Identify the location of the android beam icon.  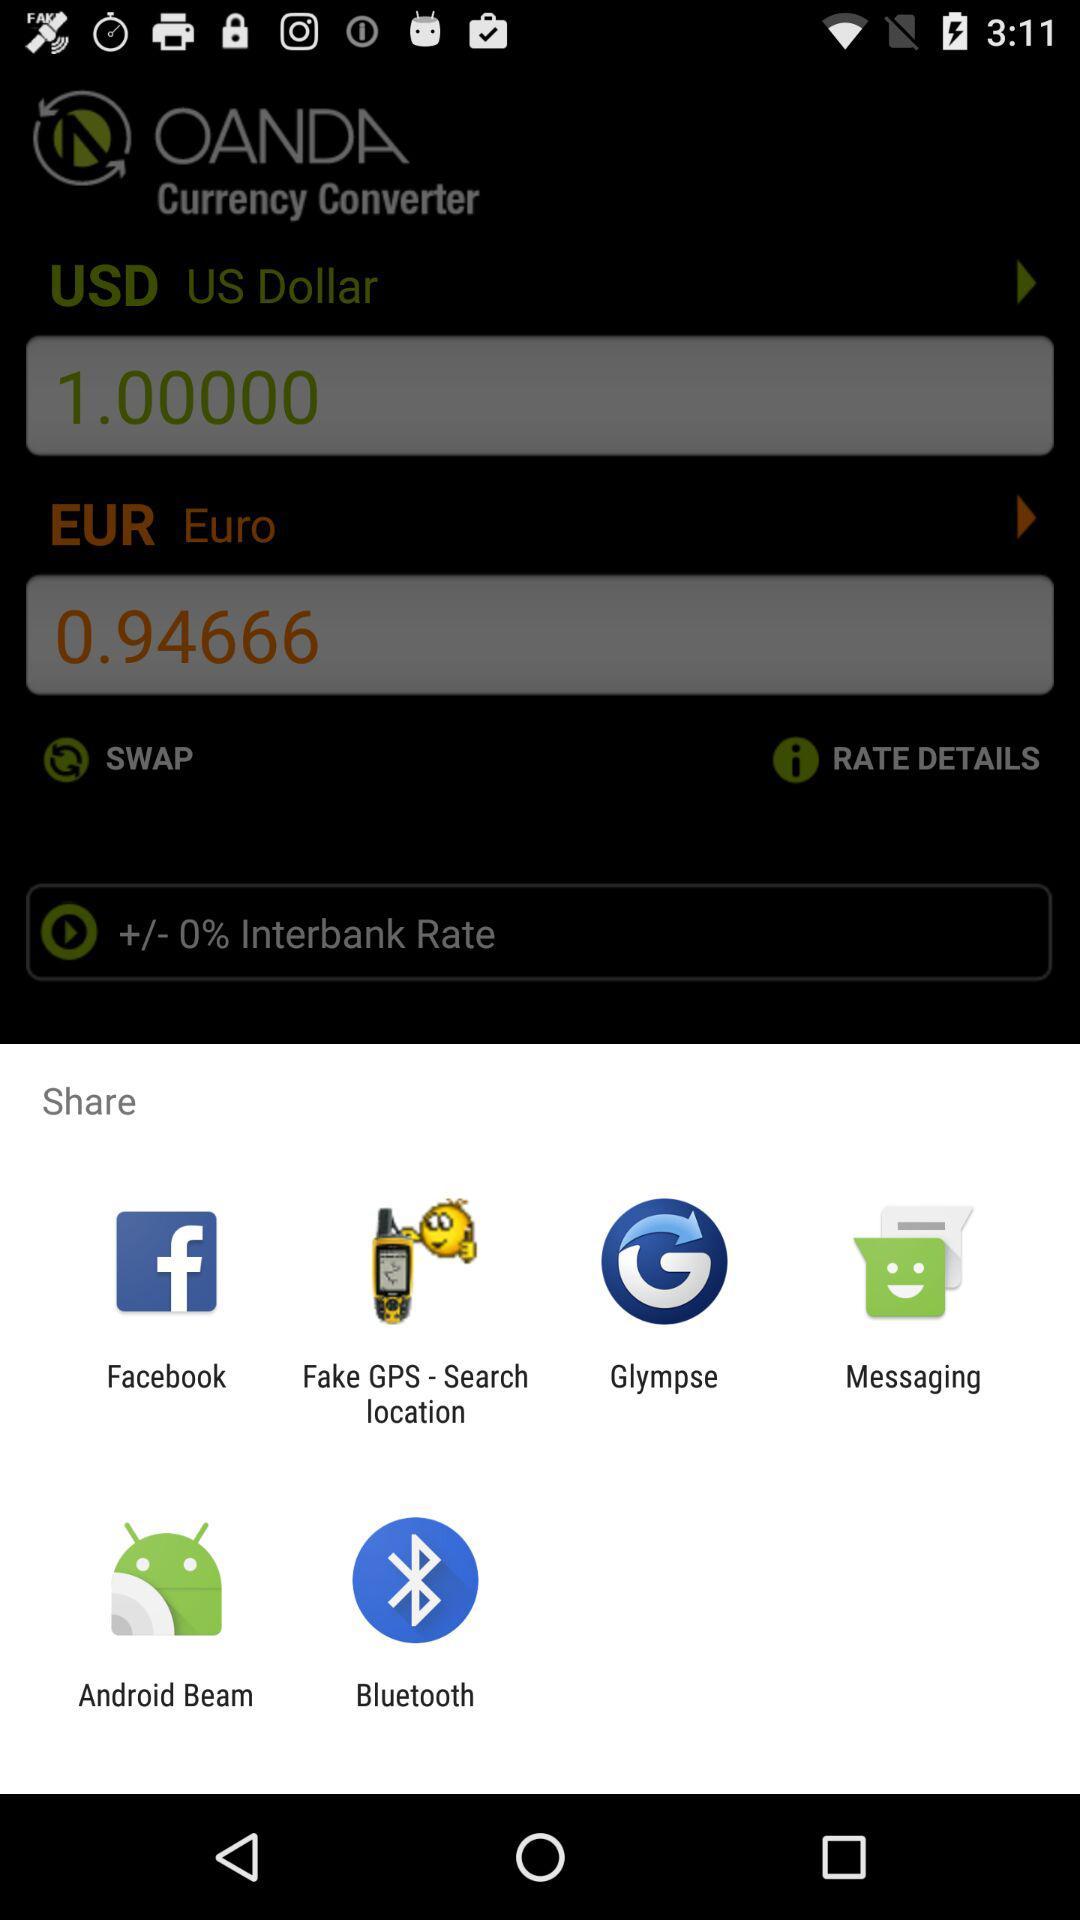
(165, 1711).